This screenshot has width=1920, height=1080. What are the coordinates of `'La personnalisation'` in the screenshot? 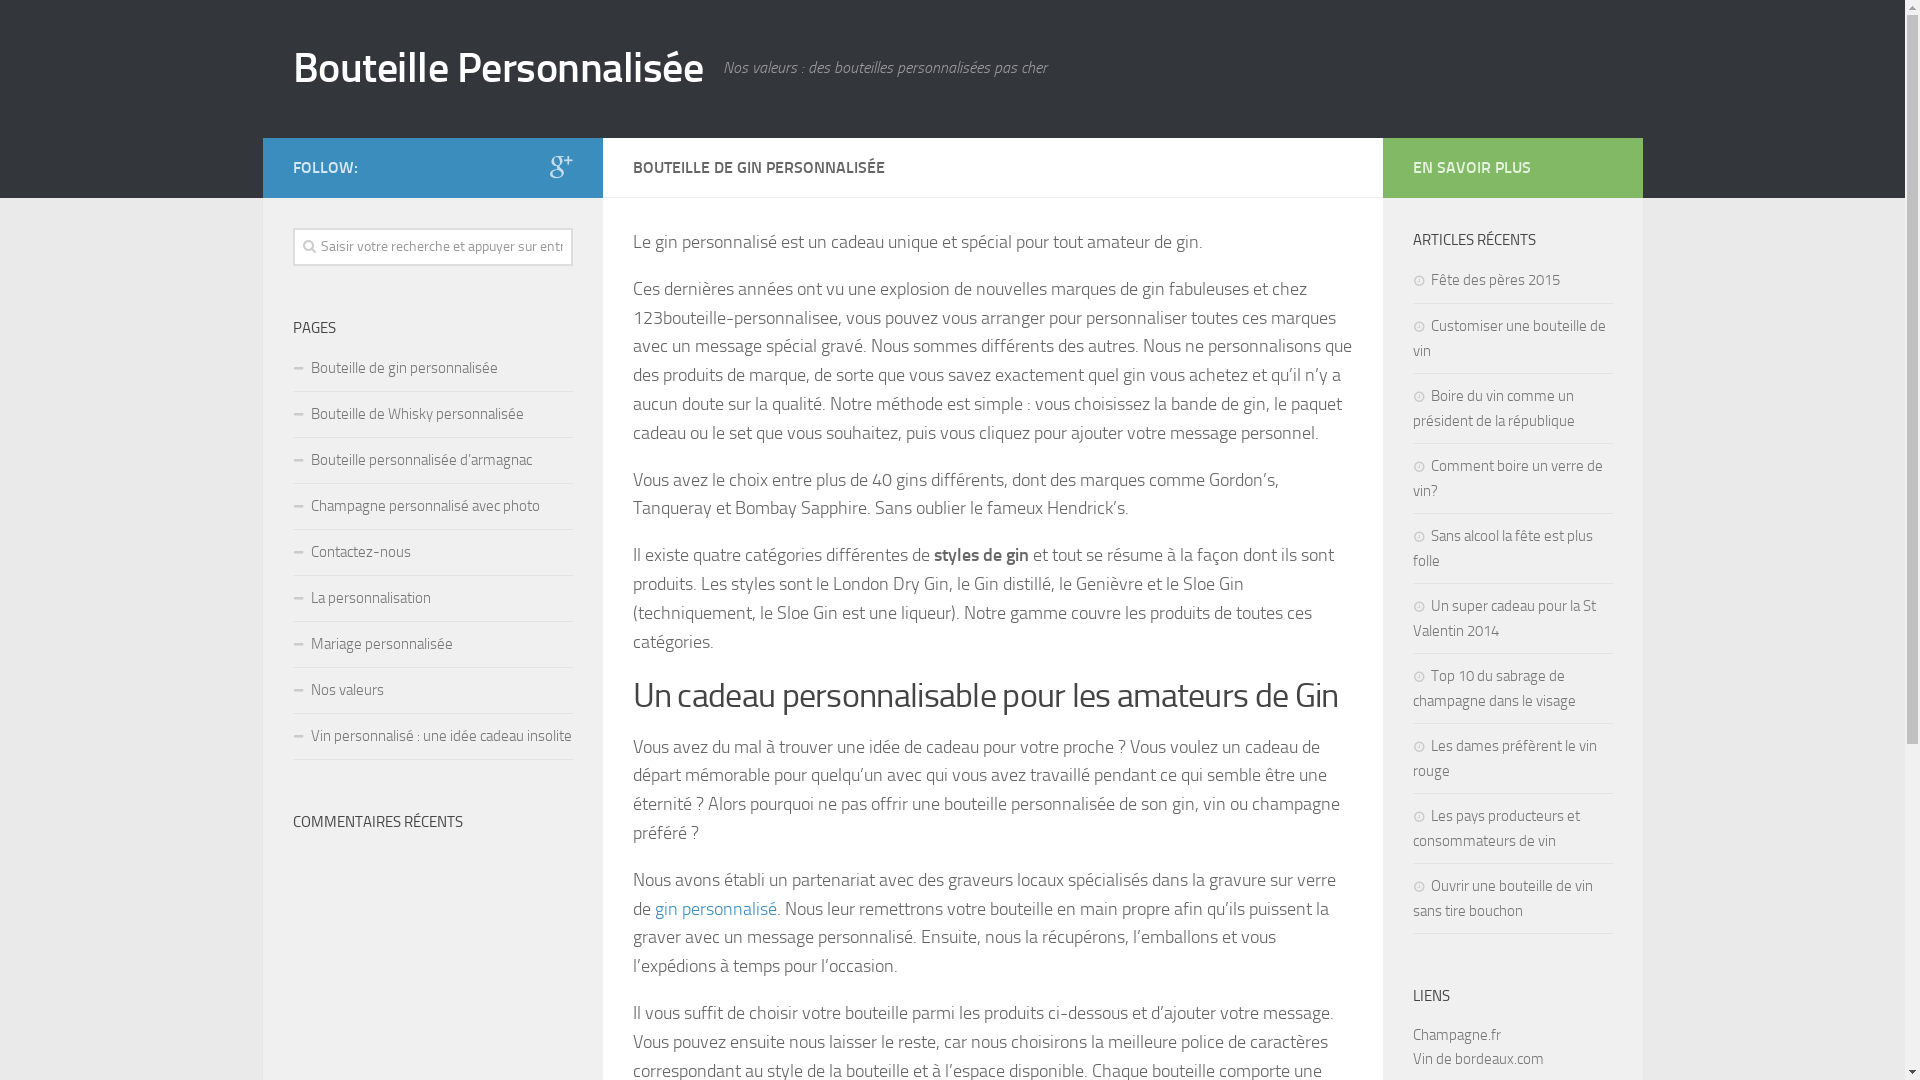 It's located at (431, 597).